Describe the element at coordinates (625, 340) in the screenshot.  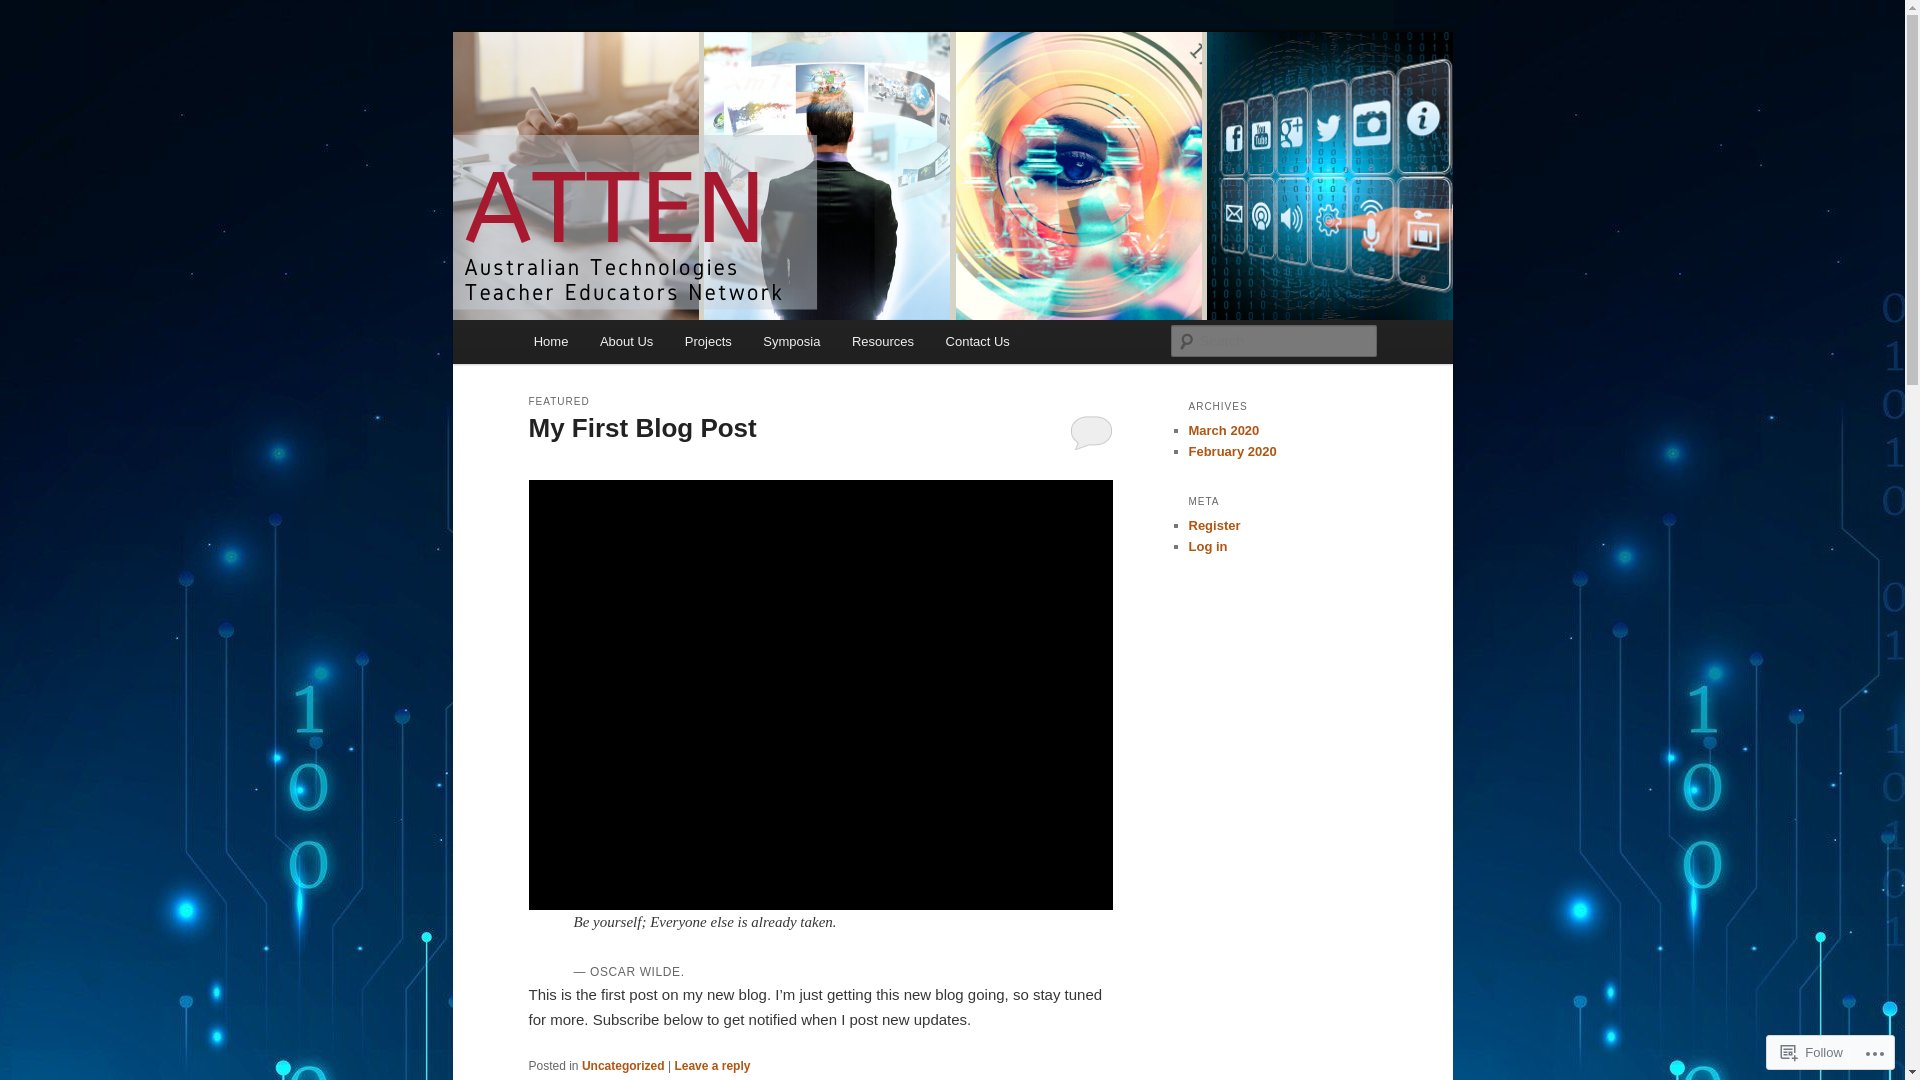
I see `'About Us'` at that location.